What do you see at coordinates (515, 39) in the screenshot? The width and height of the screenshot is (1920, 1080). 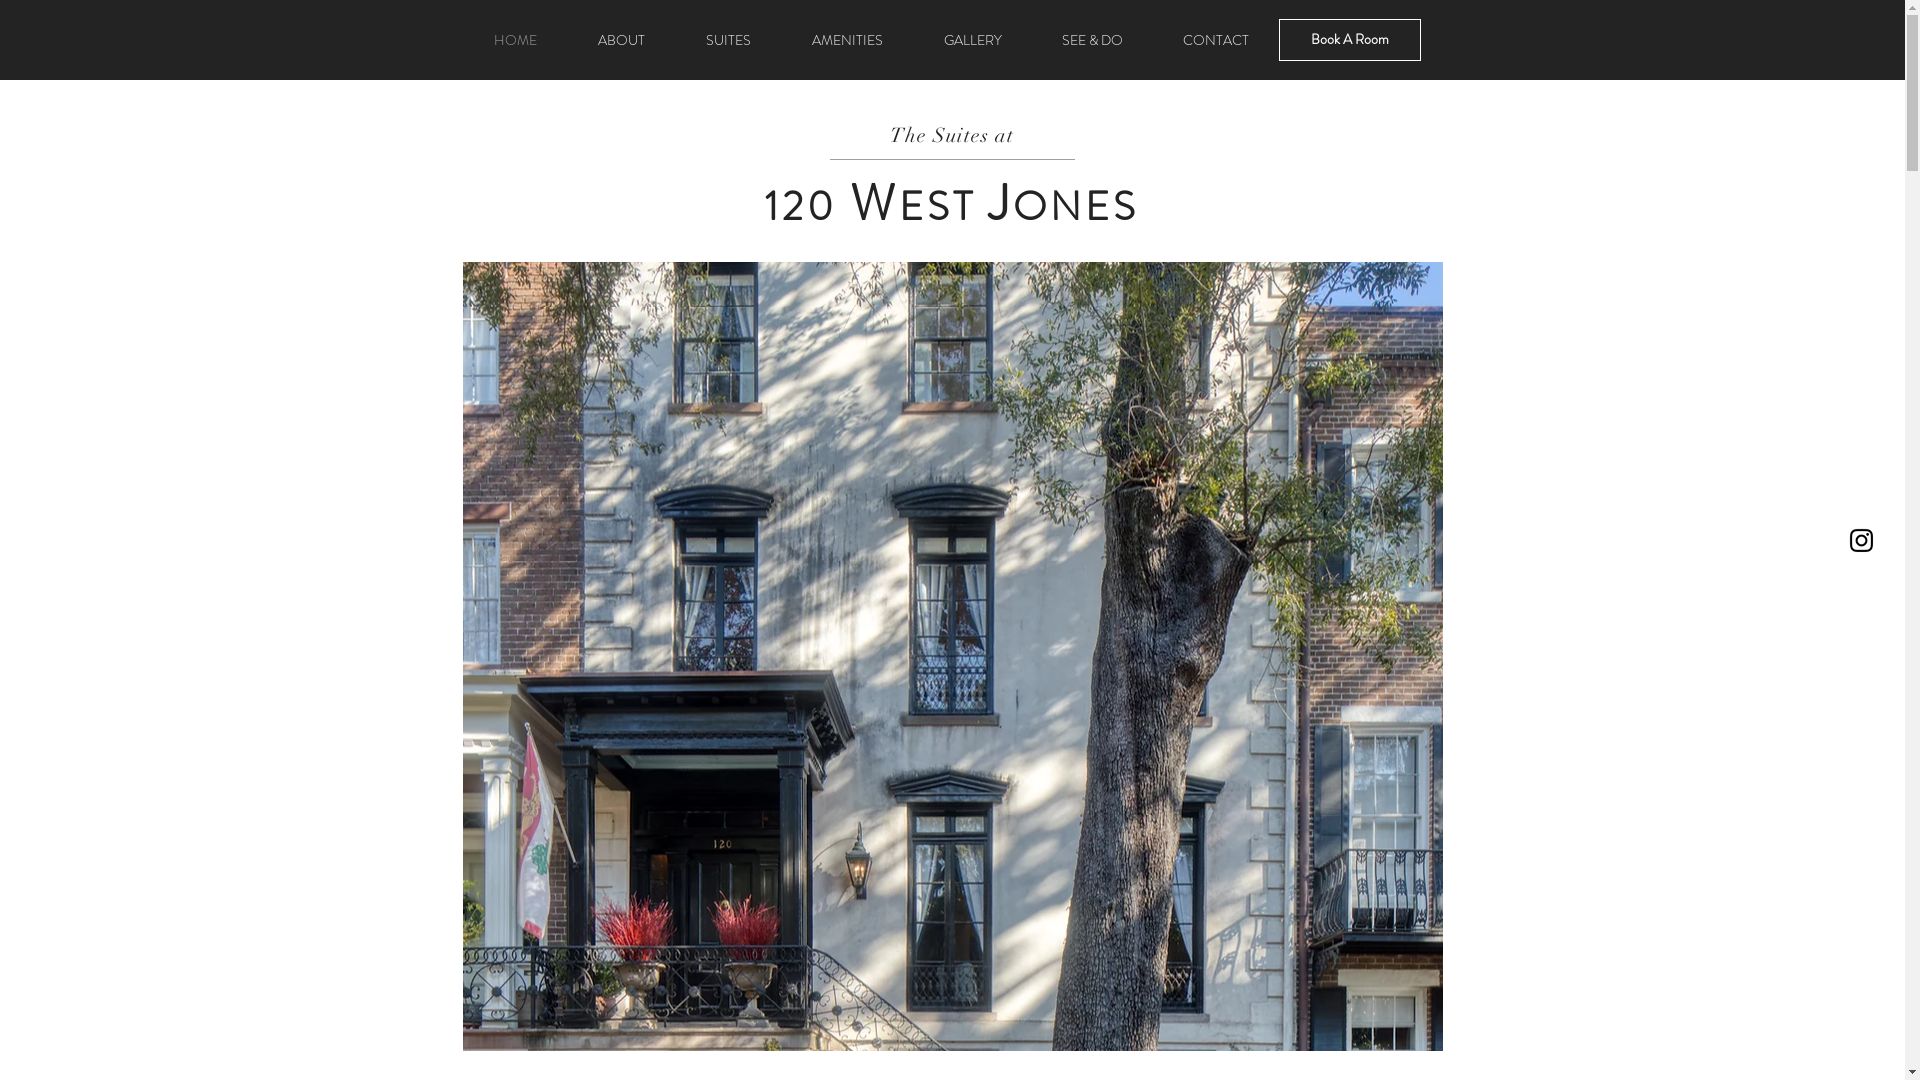 I see `'HOME'` at bounding box center [515, 39].